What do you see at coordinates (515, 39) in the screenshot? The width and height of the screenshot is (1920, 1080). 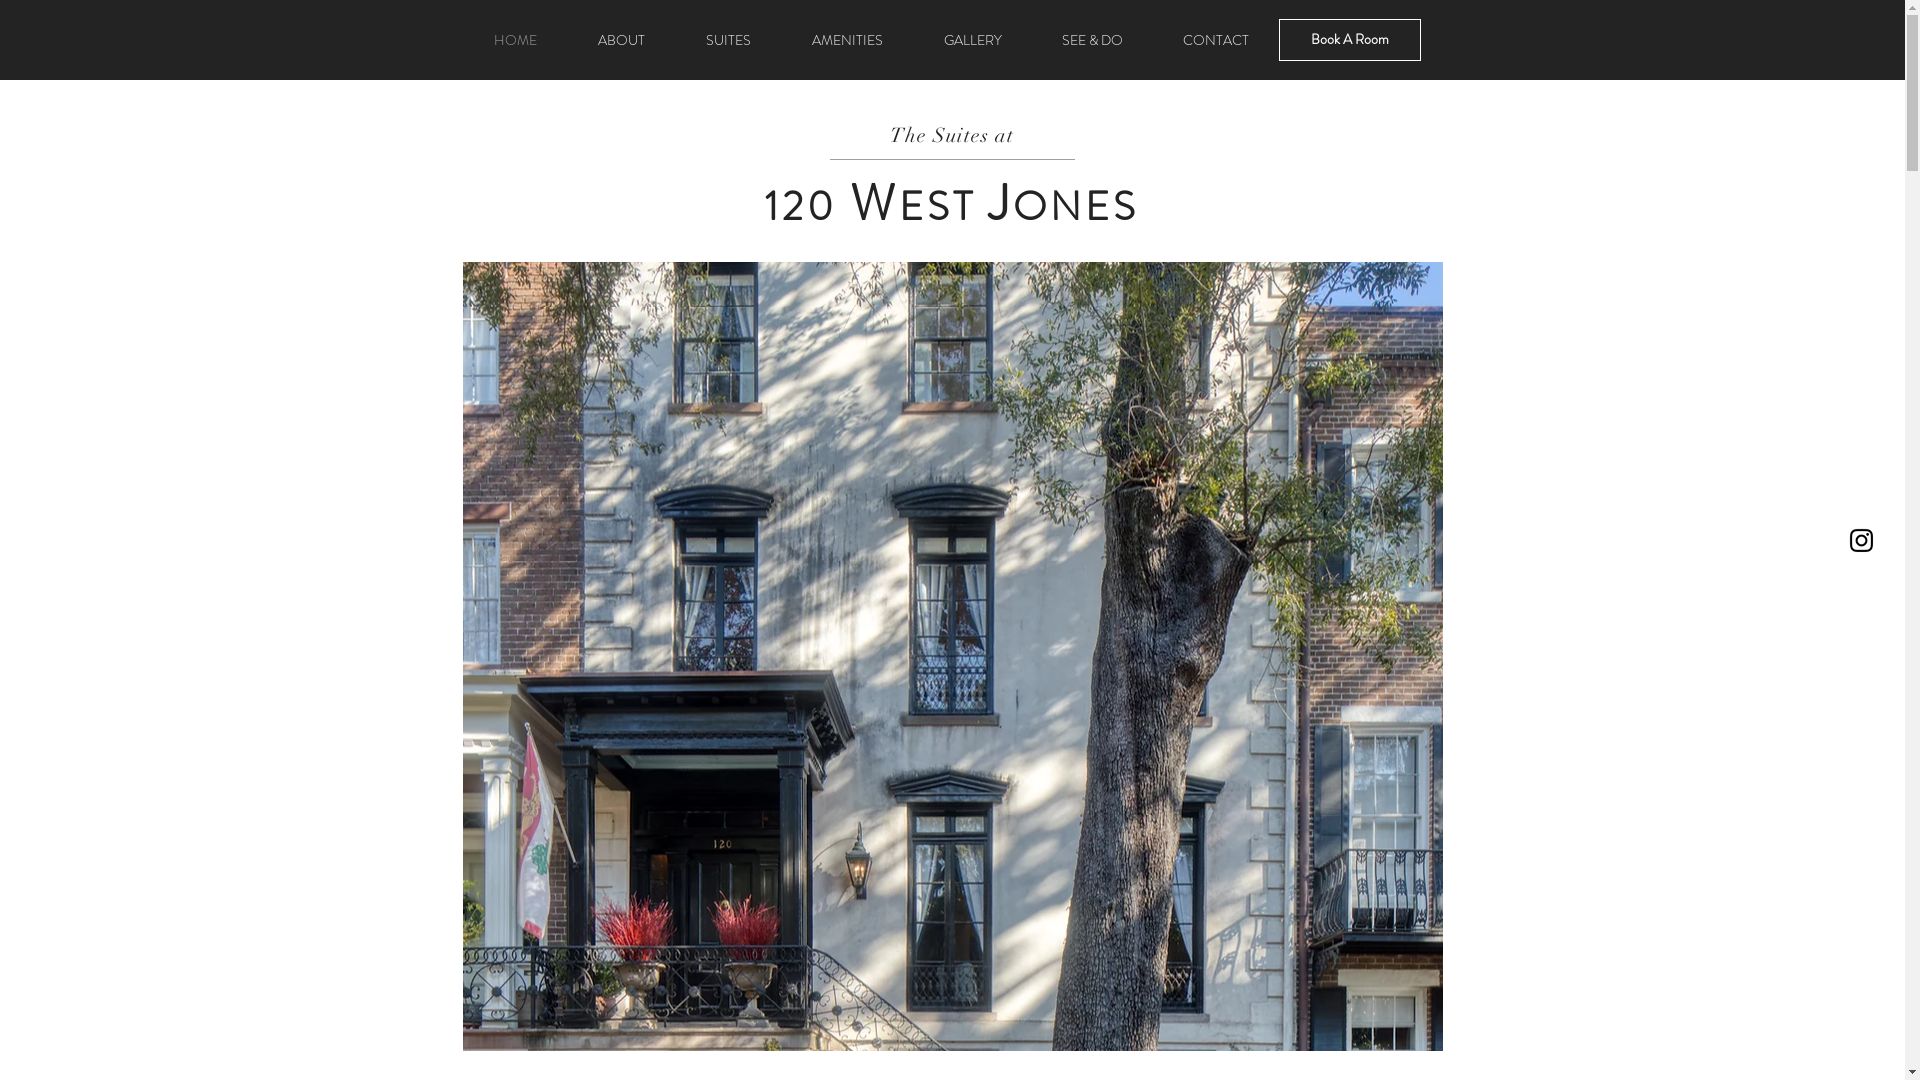 I see `'HOME'` at bounding box center [515, 39].